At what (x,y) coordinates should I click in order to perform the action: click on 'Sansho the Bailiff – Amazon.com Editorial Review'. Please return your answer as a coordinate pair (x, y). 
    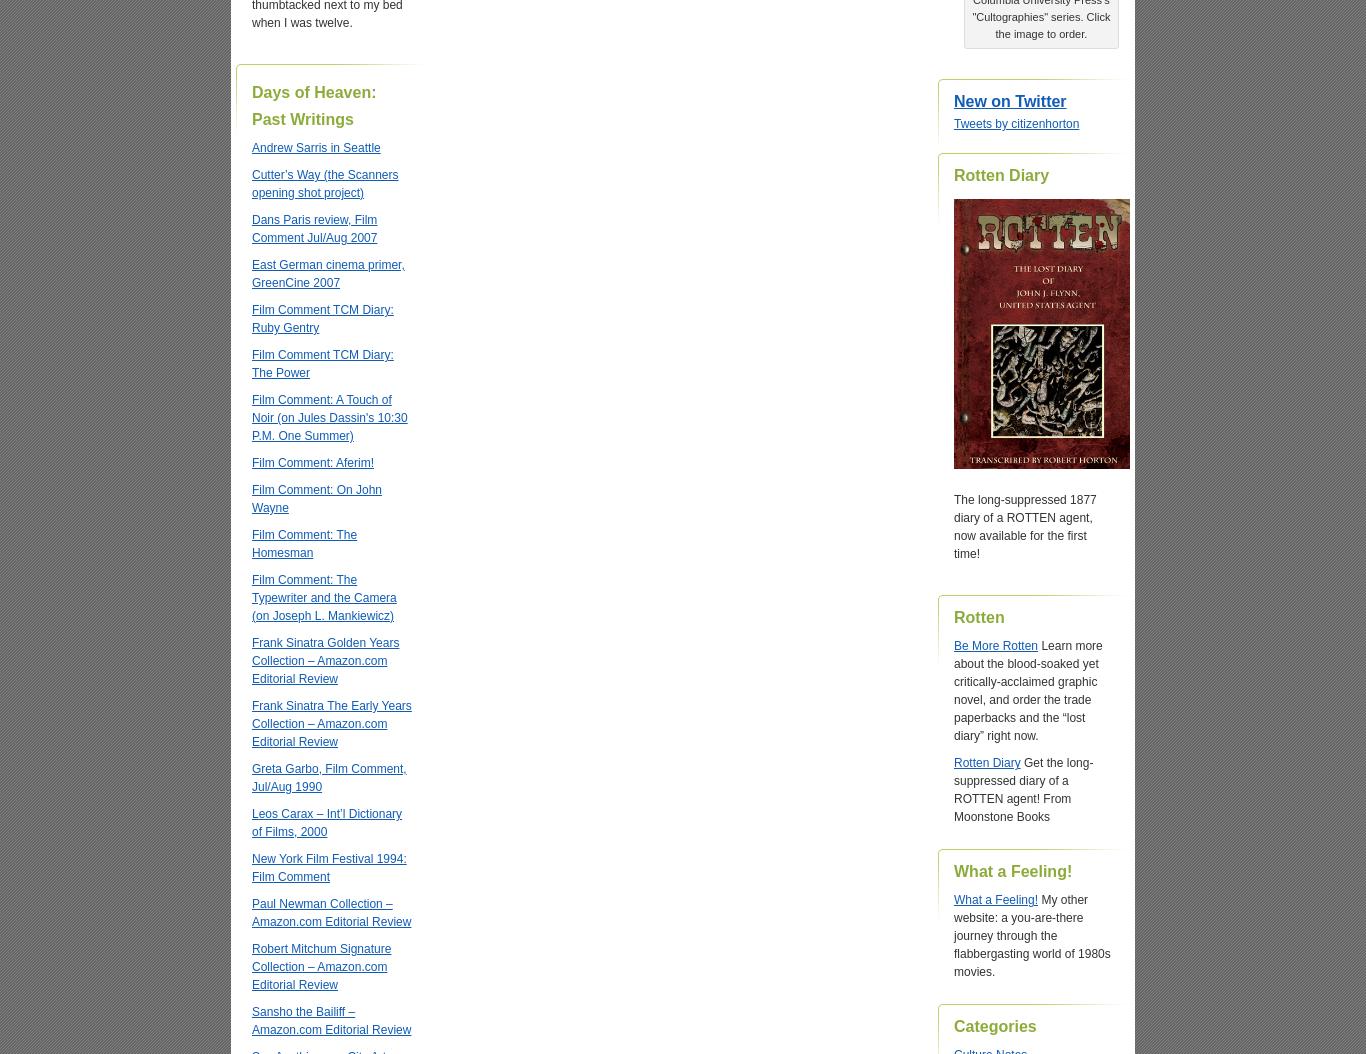
    Looking at the image, I should click on (331, 1020).